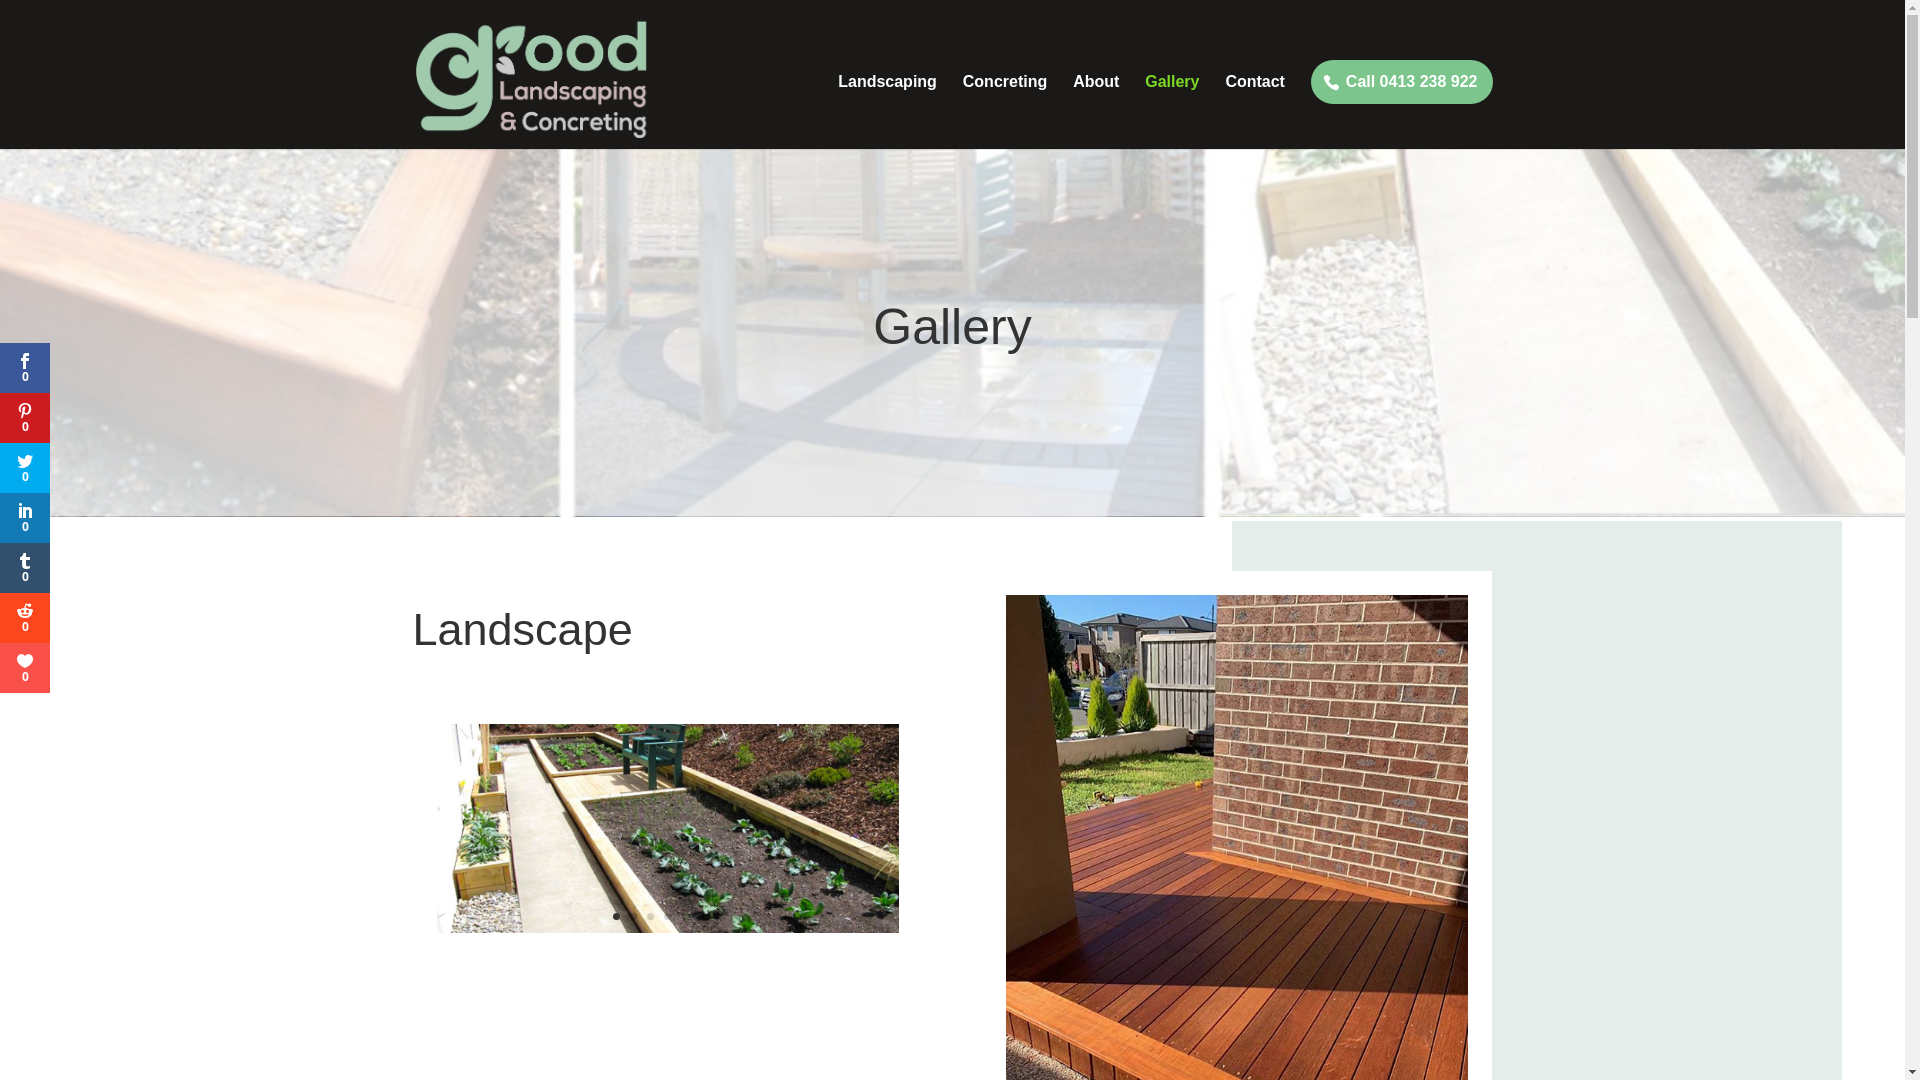  I want to click on 'Gallery', so click(1171, 111).